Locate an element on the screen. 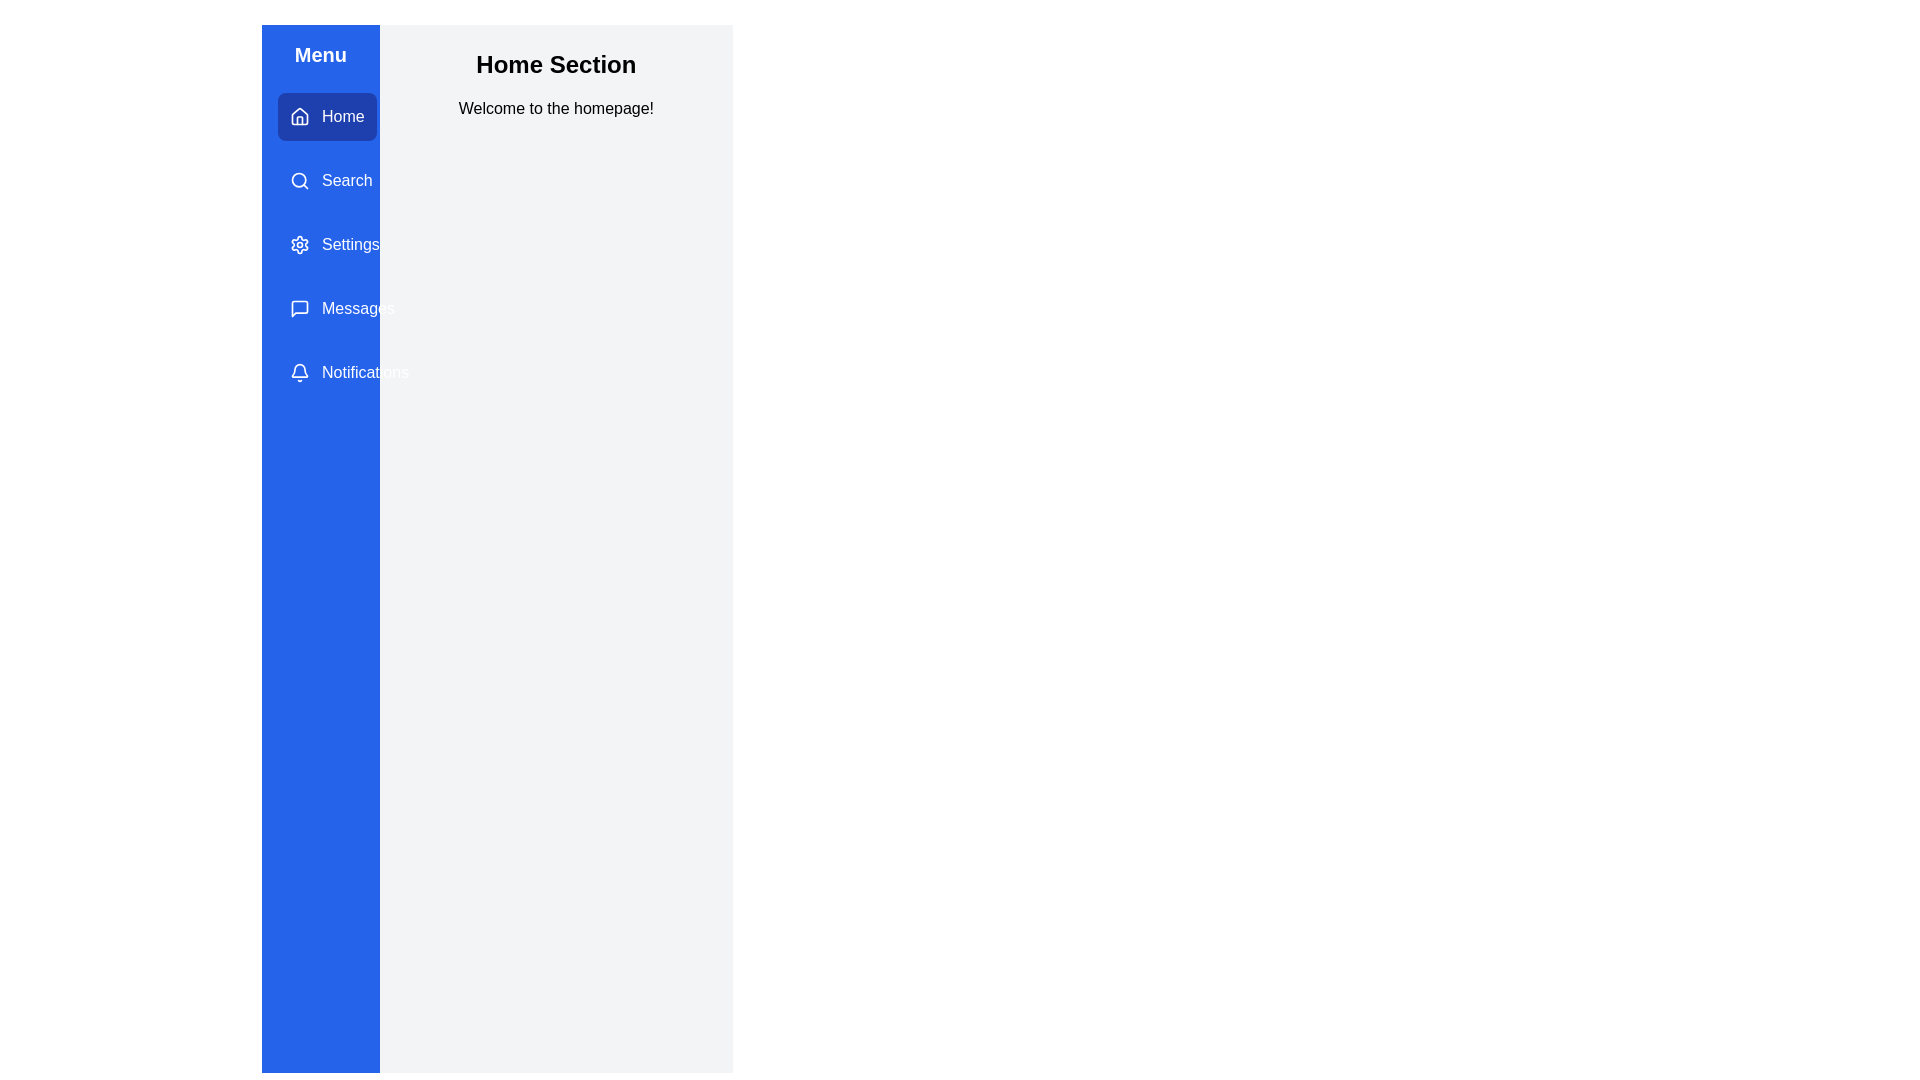  text label displaying 'Home' in white font, which is part of the navigational menu and positioned to the right of a house icon in the left sidebar is located at coordinates (343, 116).